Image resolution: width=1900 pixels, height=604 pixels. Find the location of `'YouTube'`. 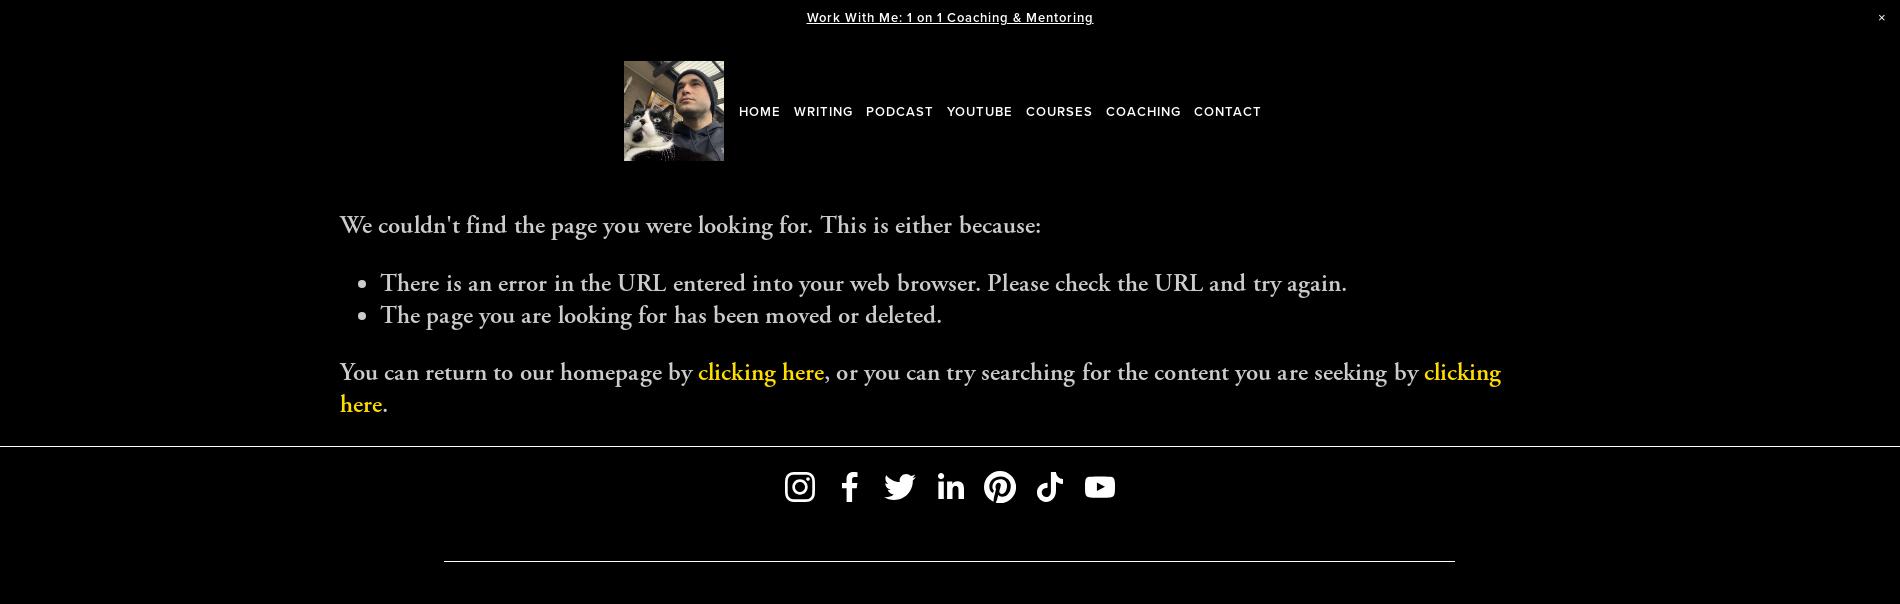

'YouTube' is located at coordinates (980, 110).